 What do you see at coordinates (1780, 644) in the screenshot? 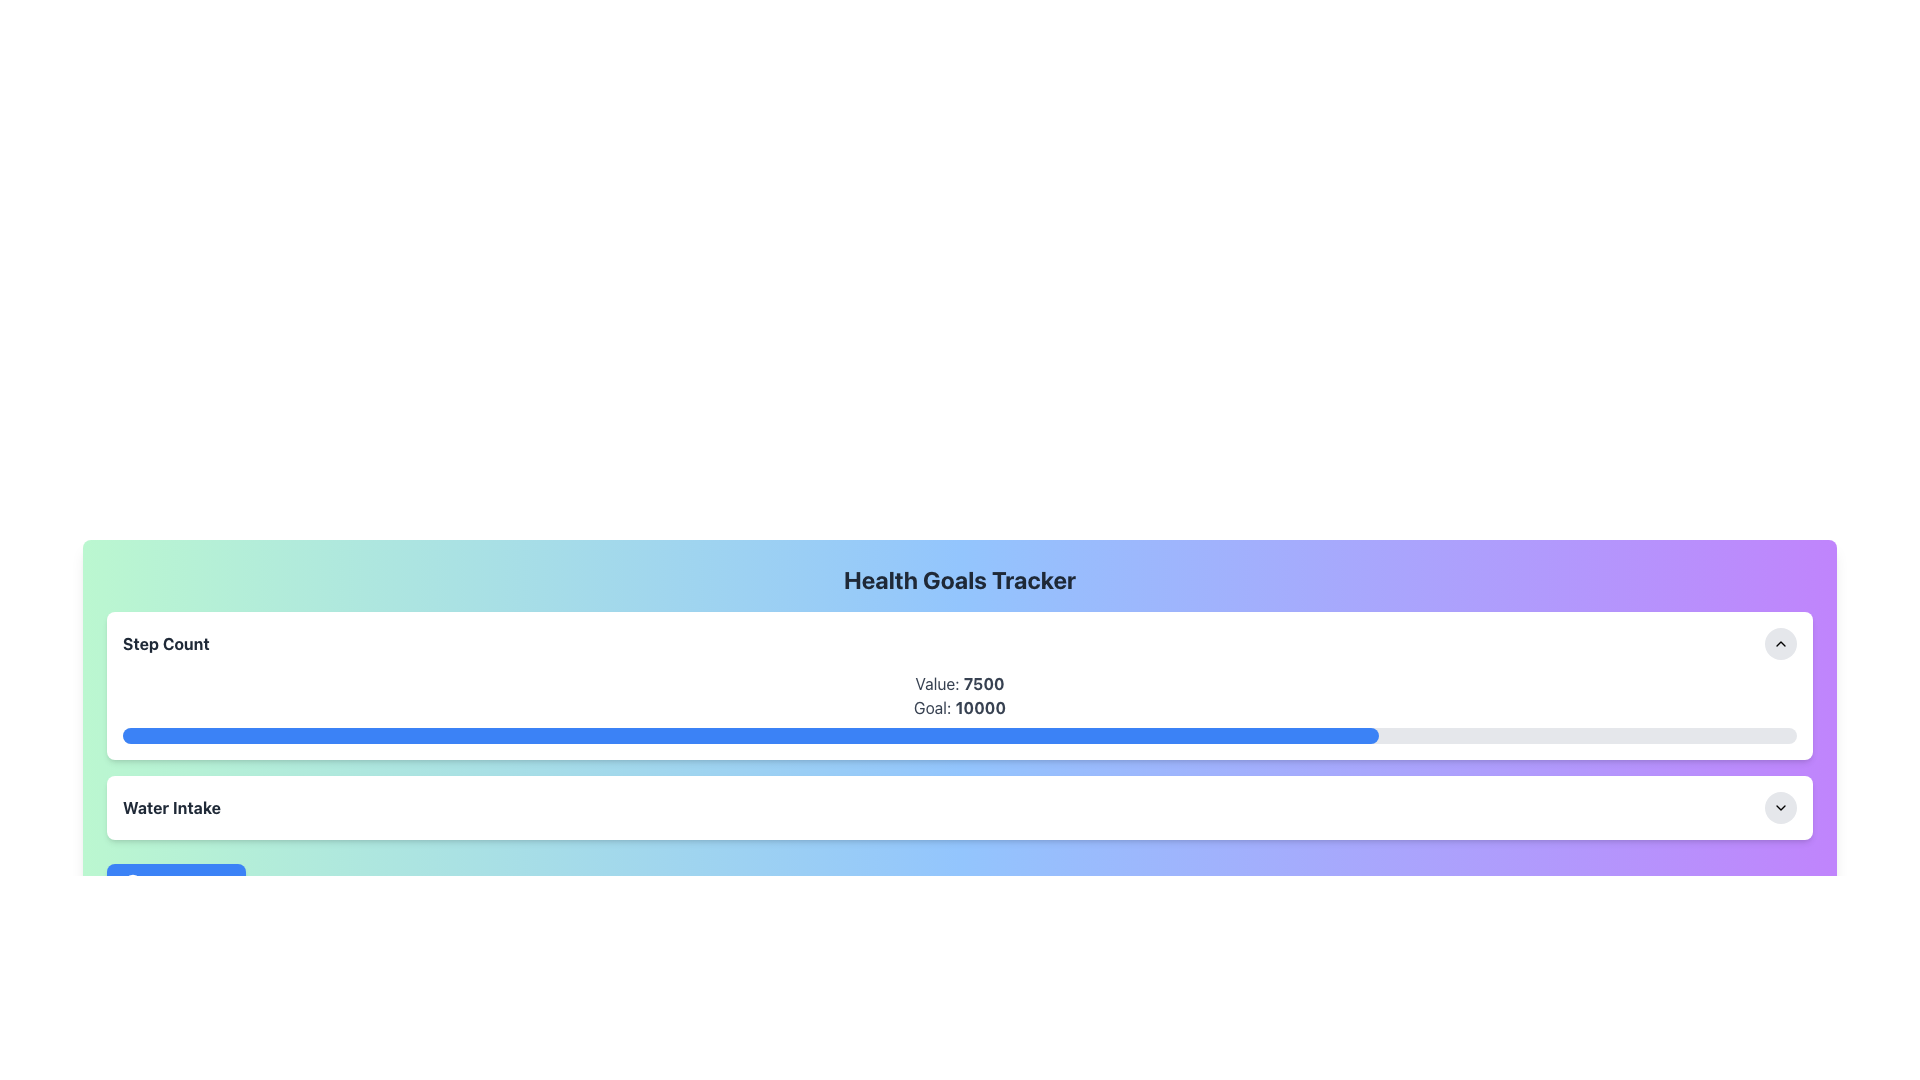
I see `the upward navigation button located to the far right of the 'Step Count' section to change its color` at bounding box center [1780, 644].